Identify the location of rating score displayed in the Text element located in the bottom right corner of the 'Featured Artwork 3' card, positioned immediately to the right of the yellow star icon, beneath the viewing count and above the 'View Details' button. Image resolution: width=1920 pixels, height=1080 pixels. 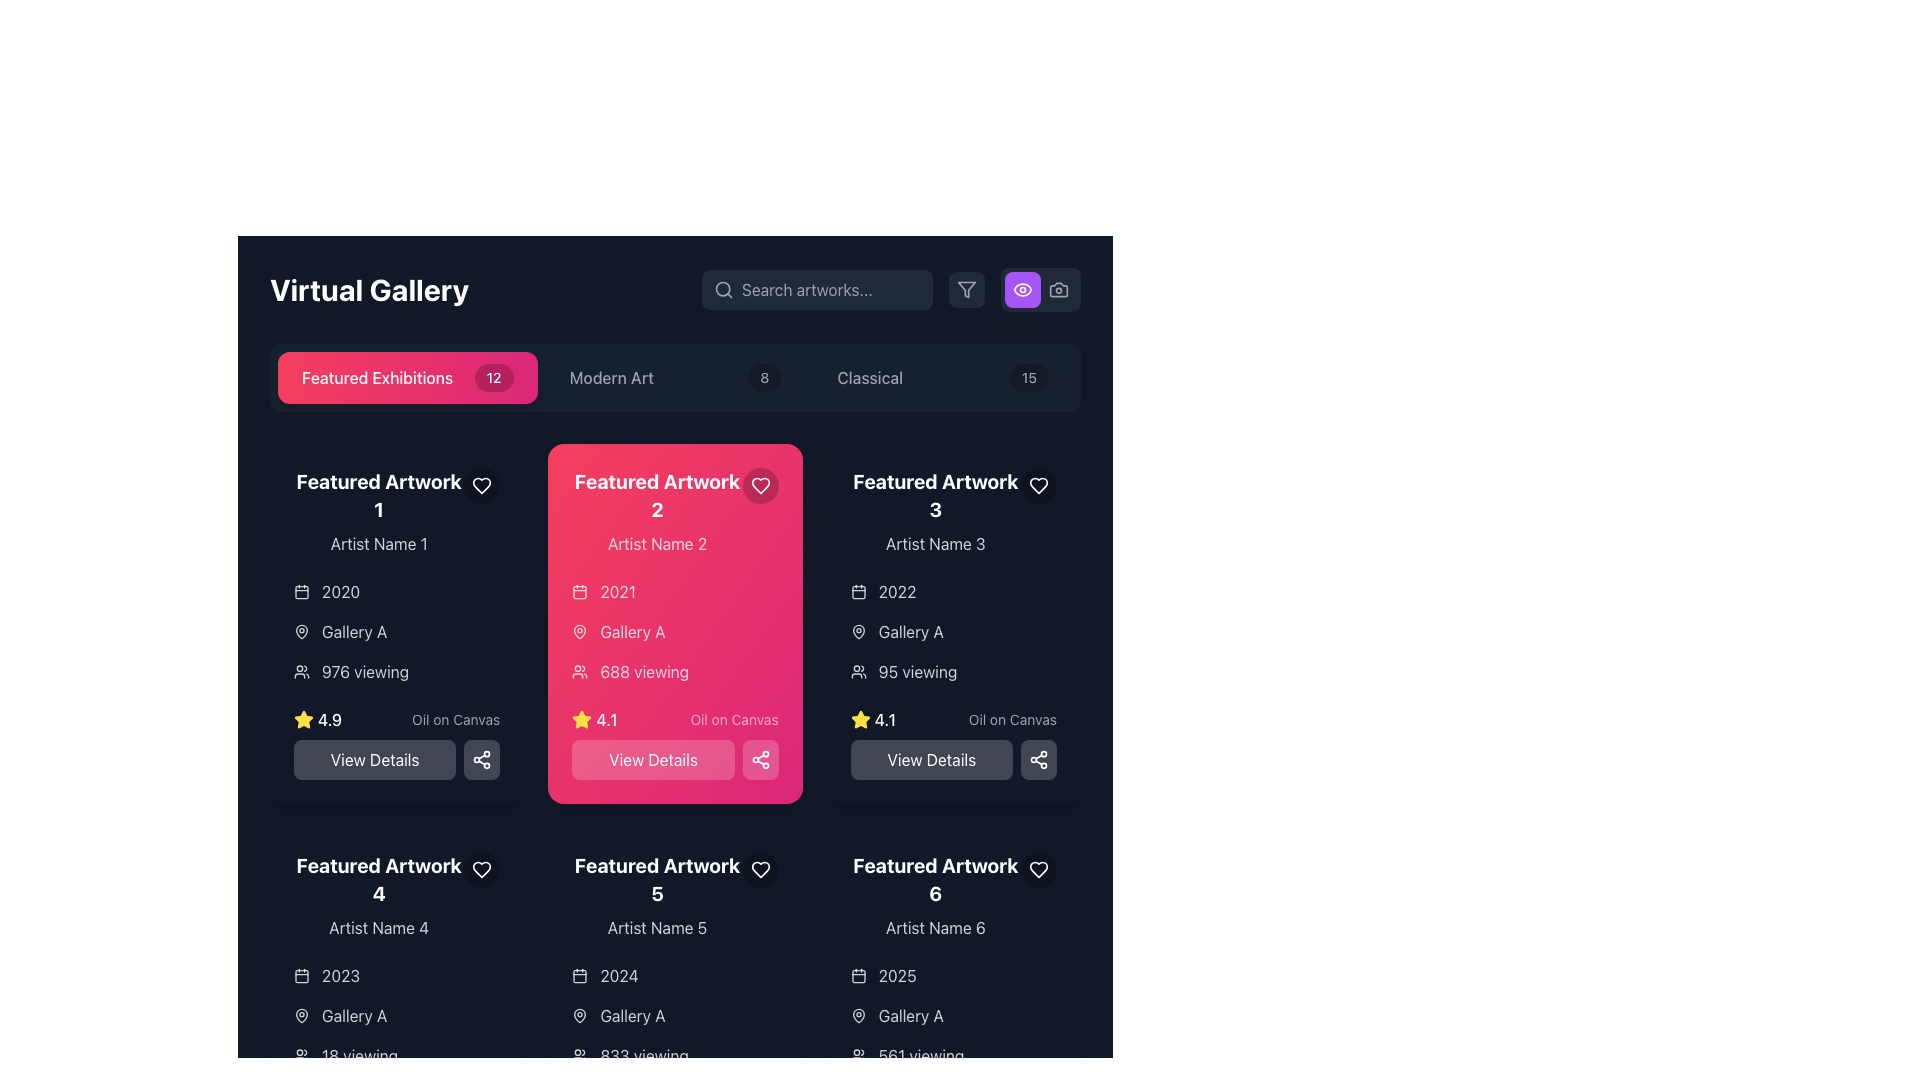
(884, 720).